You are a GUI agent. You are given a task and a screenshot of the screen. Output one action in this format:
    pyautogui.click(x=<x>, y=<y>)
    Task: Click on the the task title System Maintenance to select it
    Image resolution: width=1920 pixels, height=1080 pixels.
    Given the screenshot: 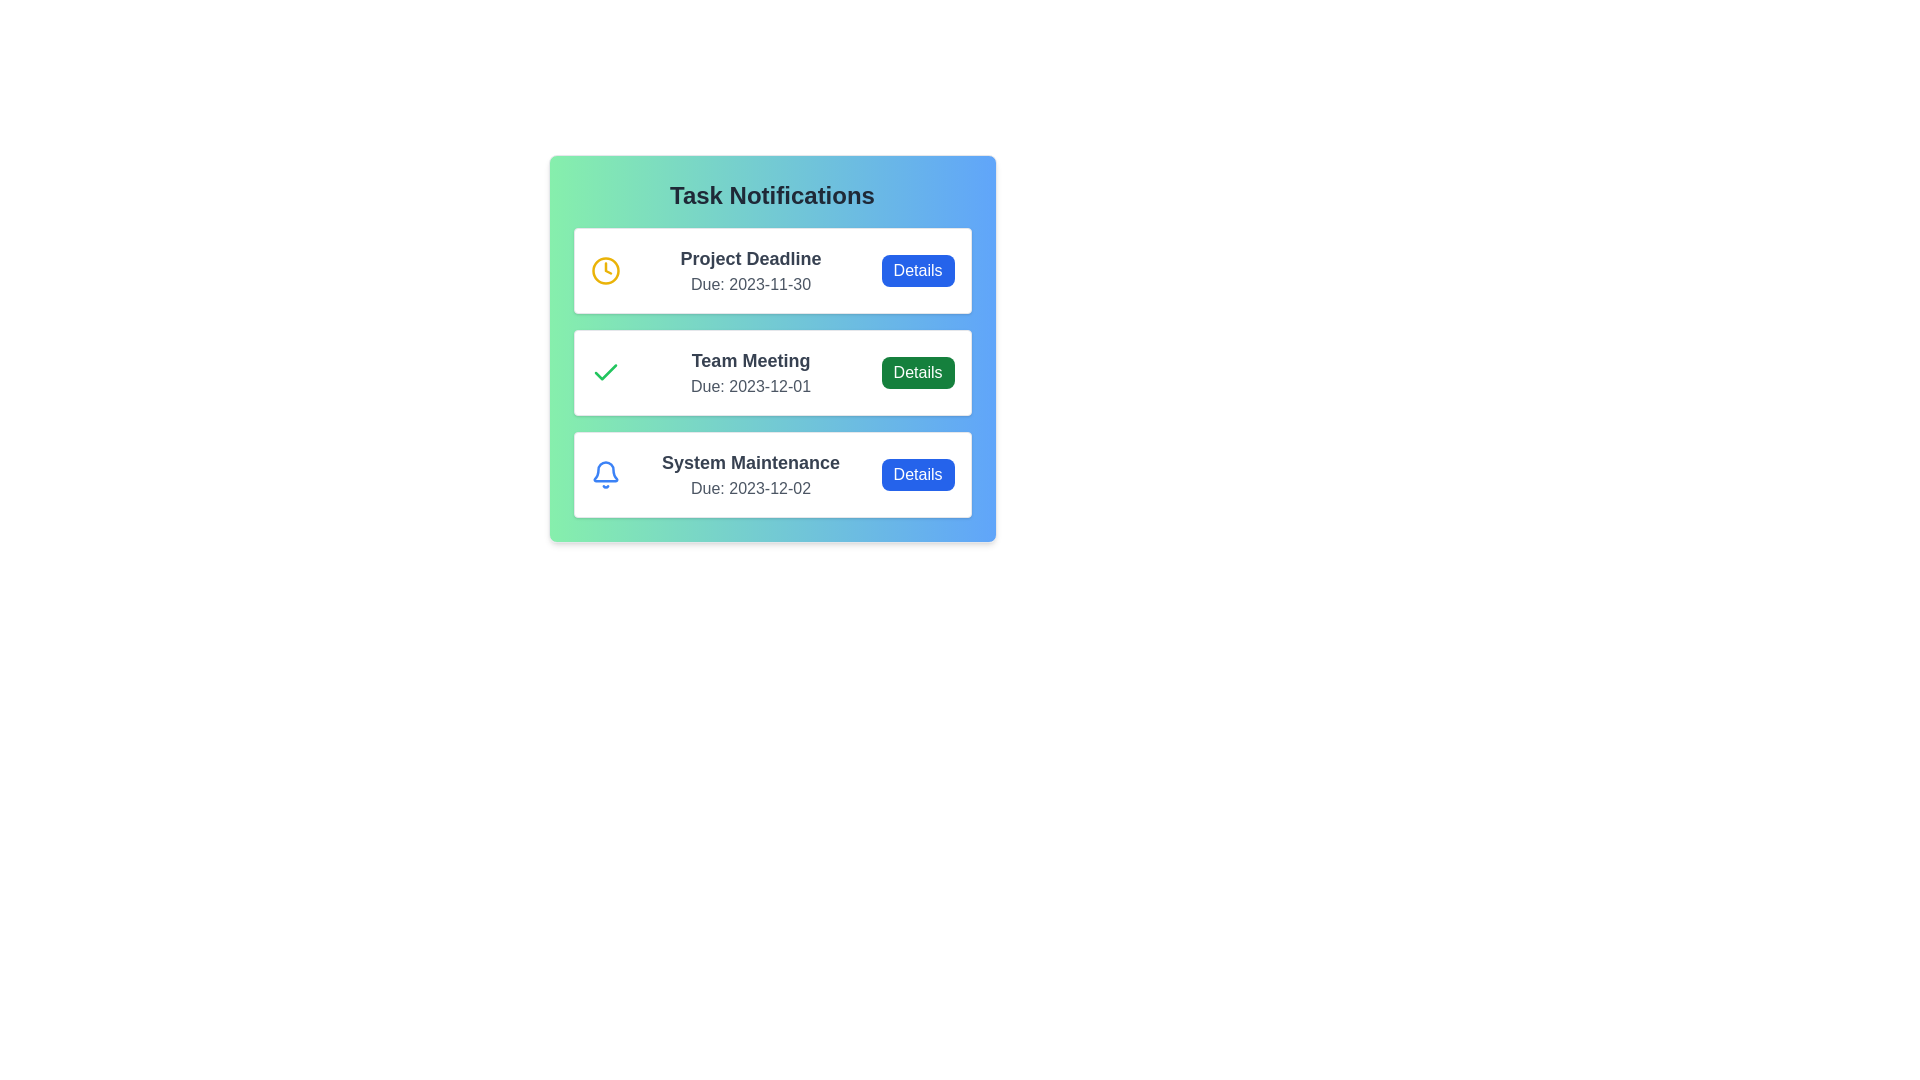 What is the action you would take?
    pyautogui.click(x=750, y=462)
    